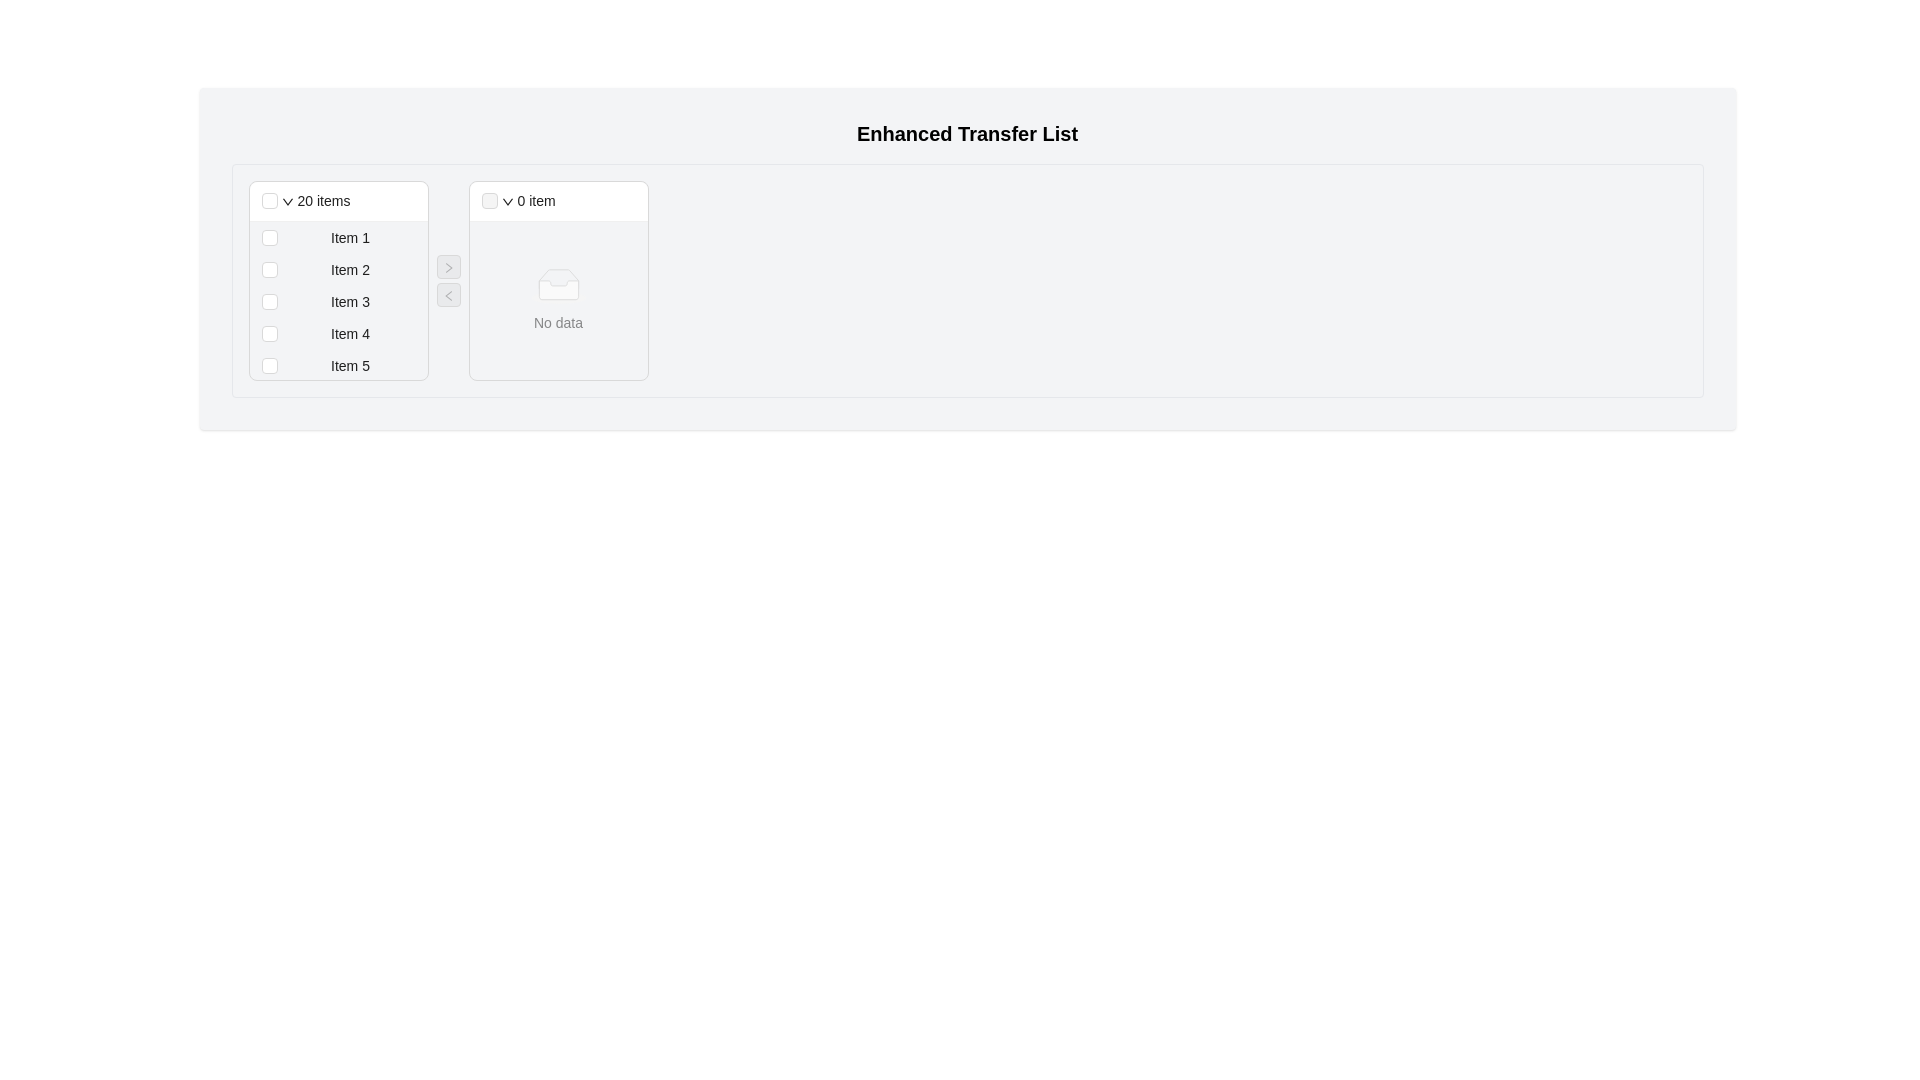 This screenshot has width=1920, height=1080. I want to click on the text 'Item 1' in the Checkbox list item located in the left-hand panel of the two-panel list interface, so click(338, 237).